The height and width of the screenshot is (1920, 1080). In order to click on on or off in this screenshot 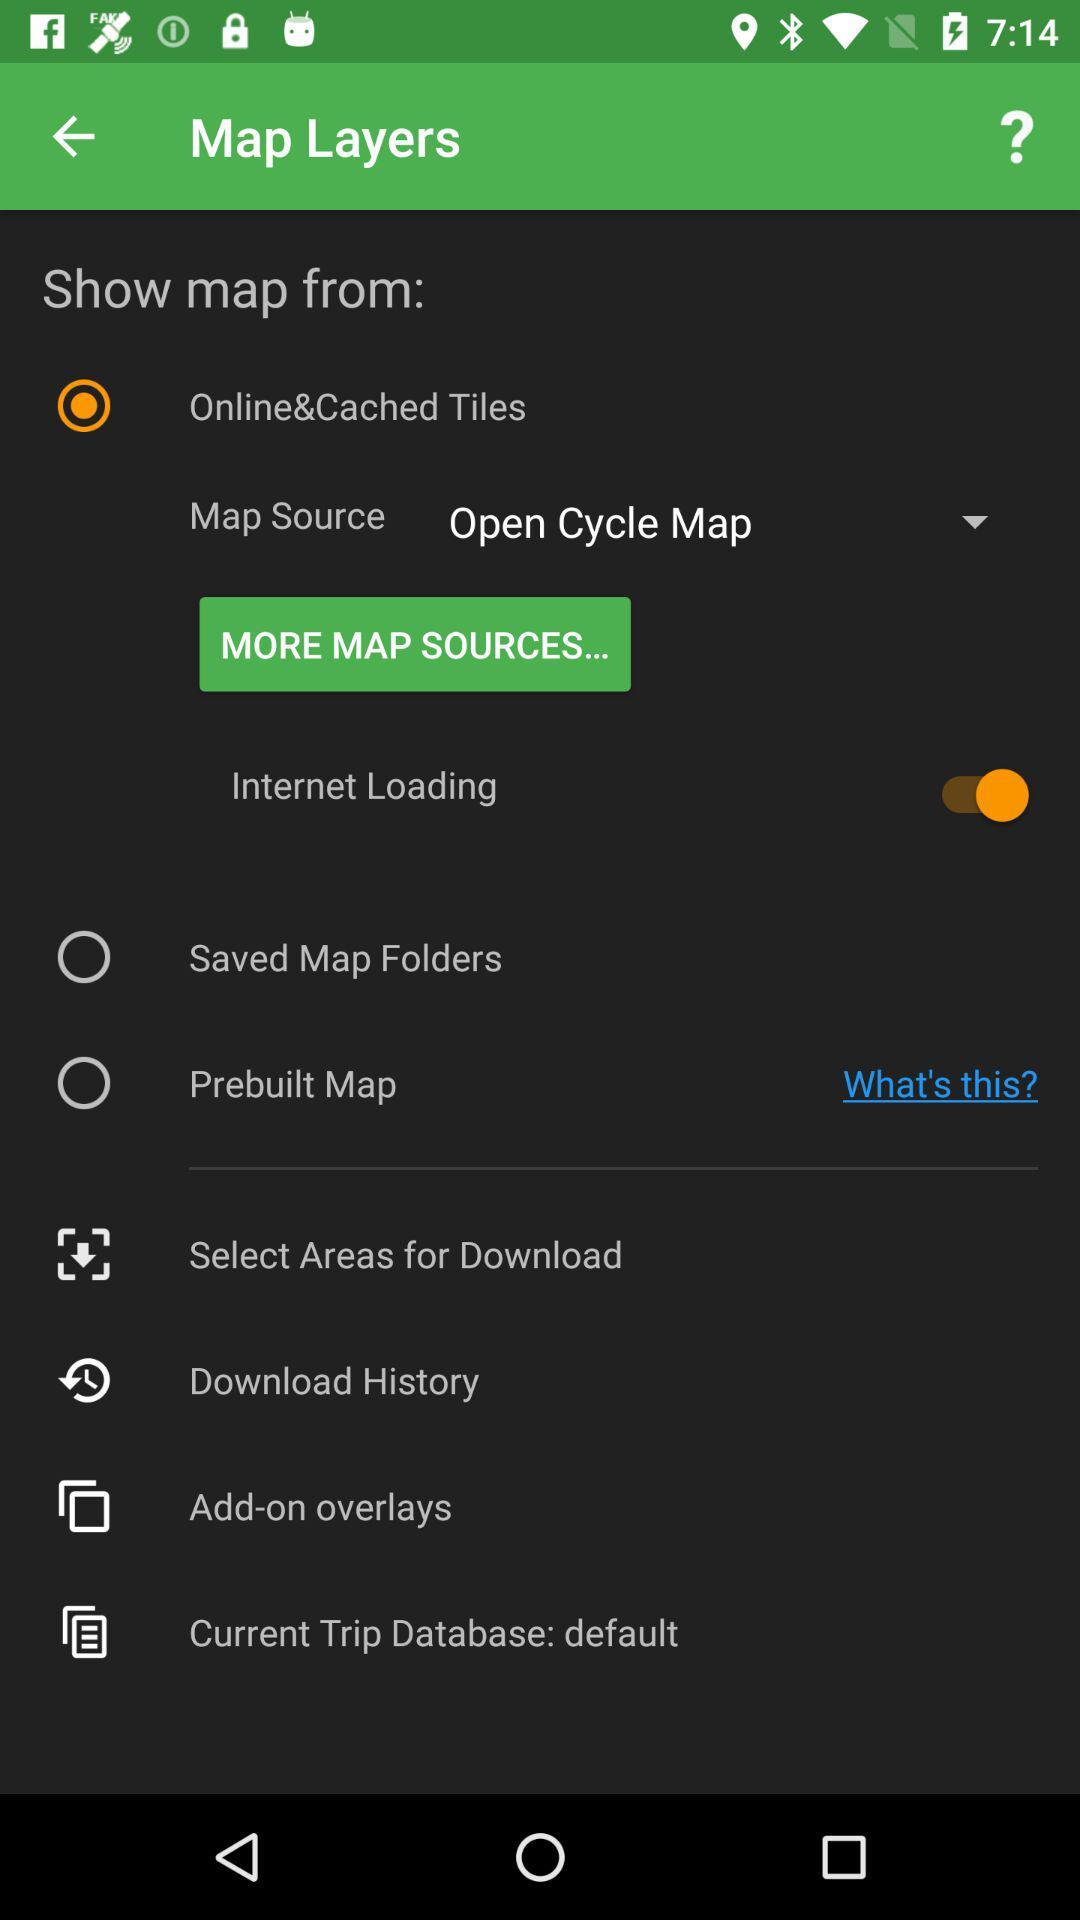, I will do `click(974, 794)`.